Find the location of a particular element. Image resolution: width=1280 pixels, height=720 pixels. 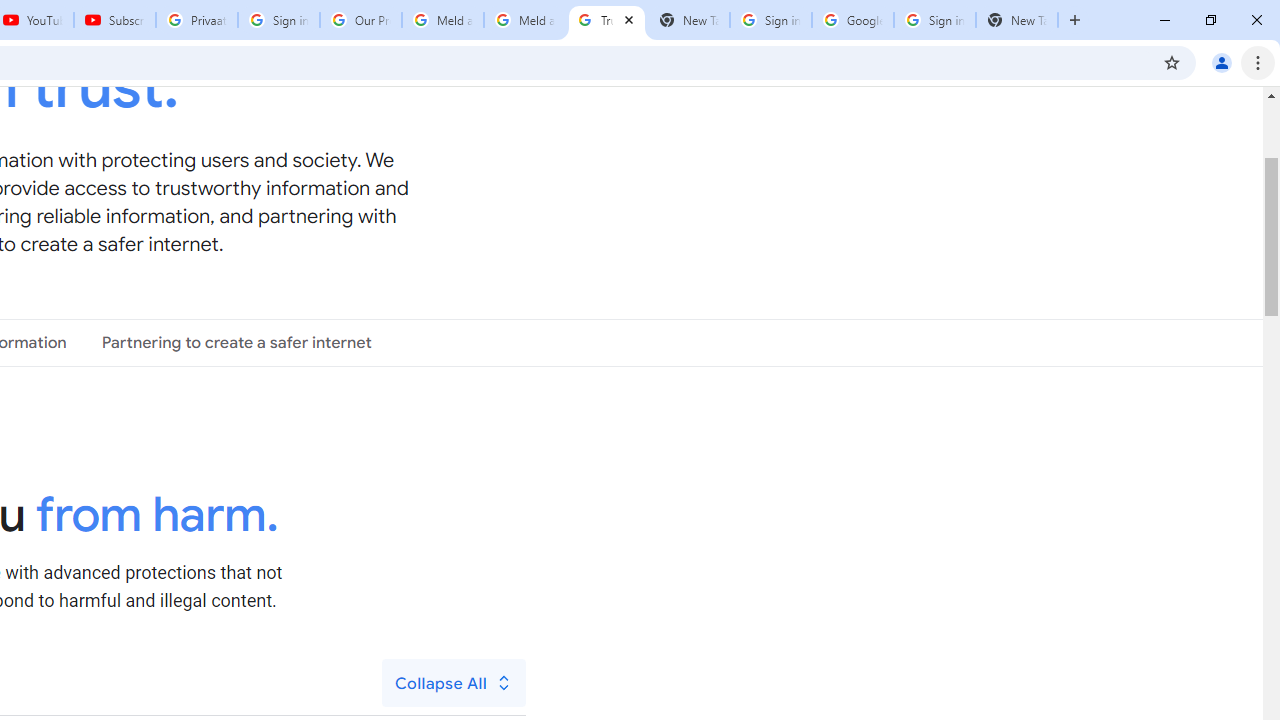

'Collapse All' is located at coordinates (453, 681).